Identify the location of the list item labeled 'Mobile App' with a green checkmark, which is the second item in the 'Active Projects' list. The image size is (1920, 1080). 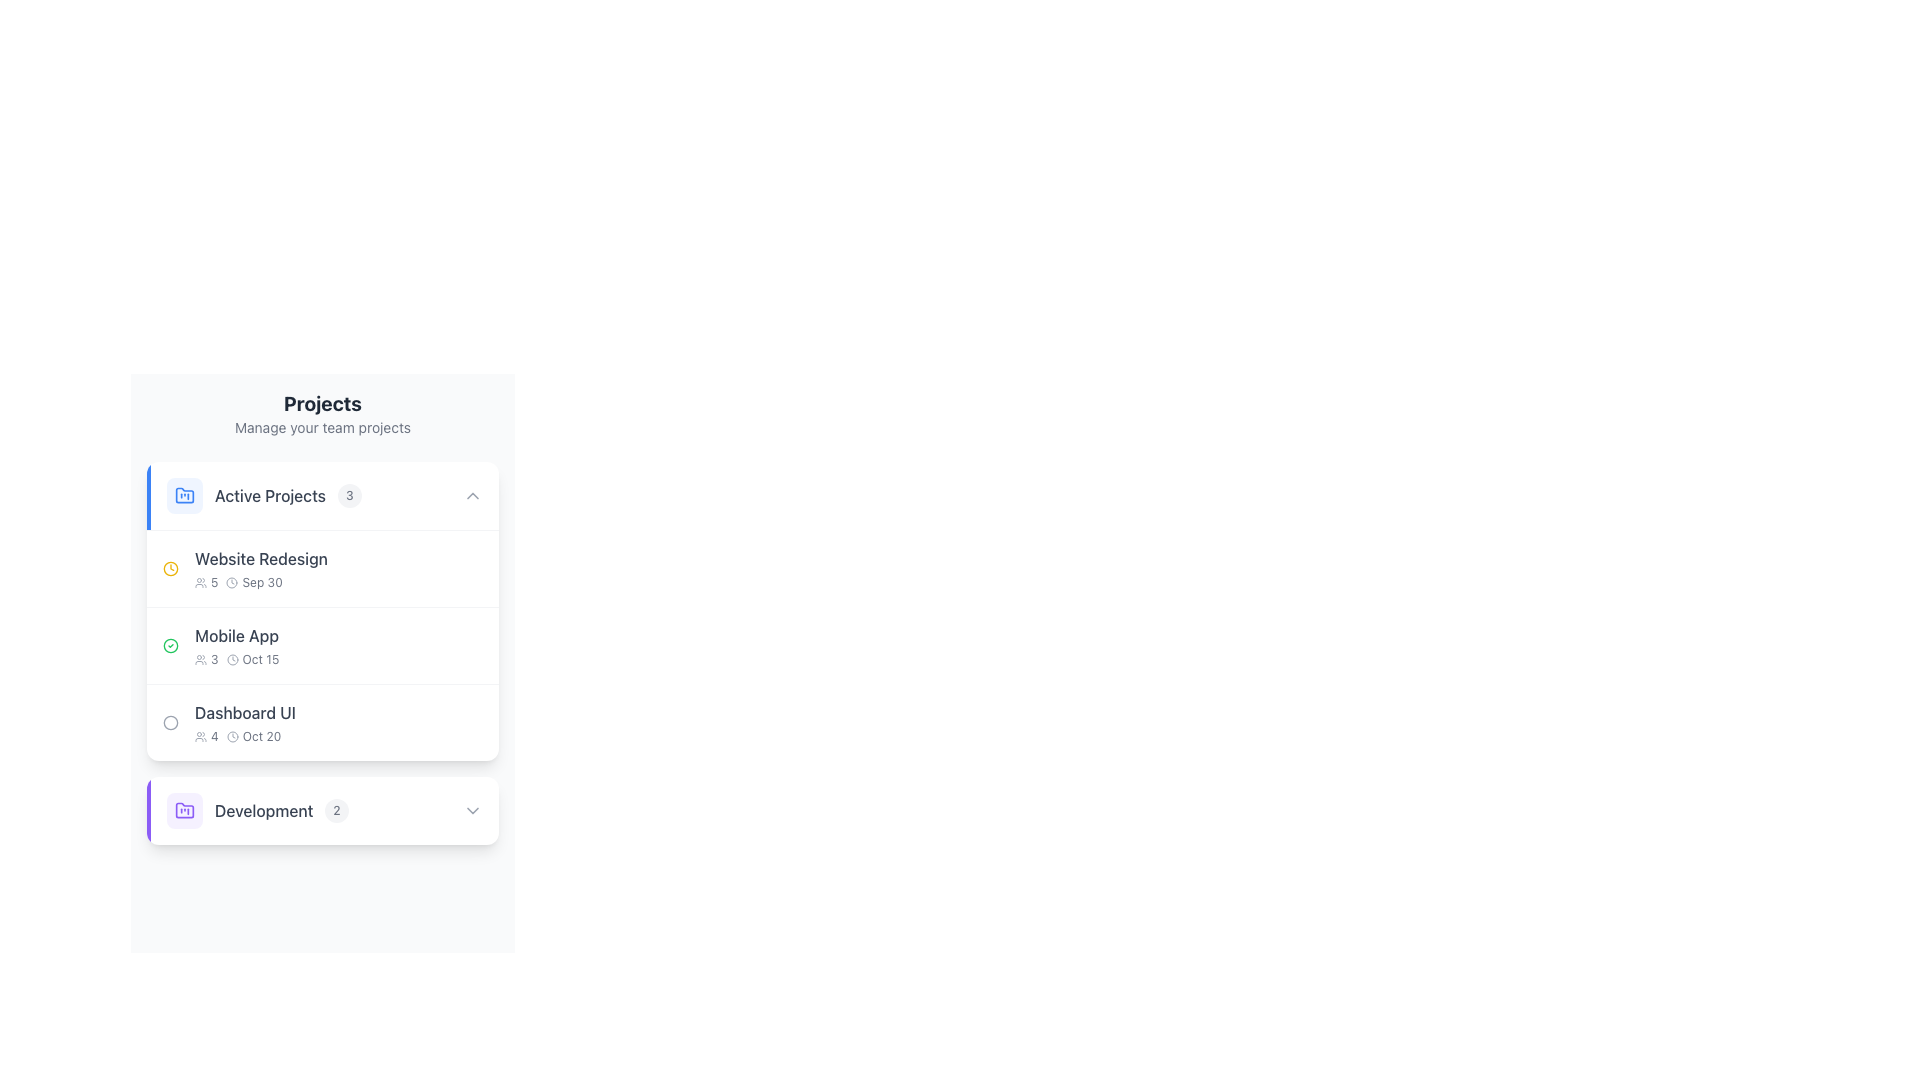
(322, 644).